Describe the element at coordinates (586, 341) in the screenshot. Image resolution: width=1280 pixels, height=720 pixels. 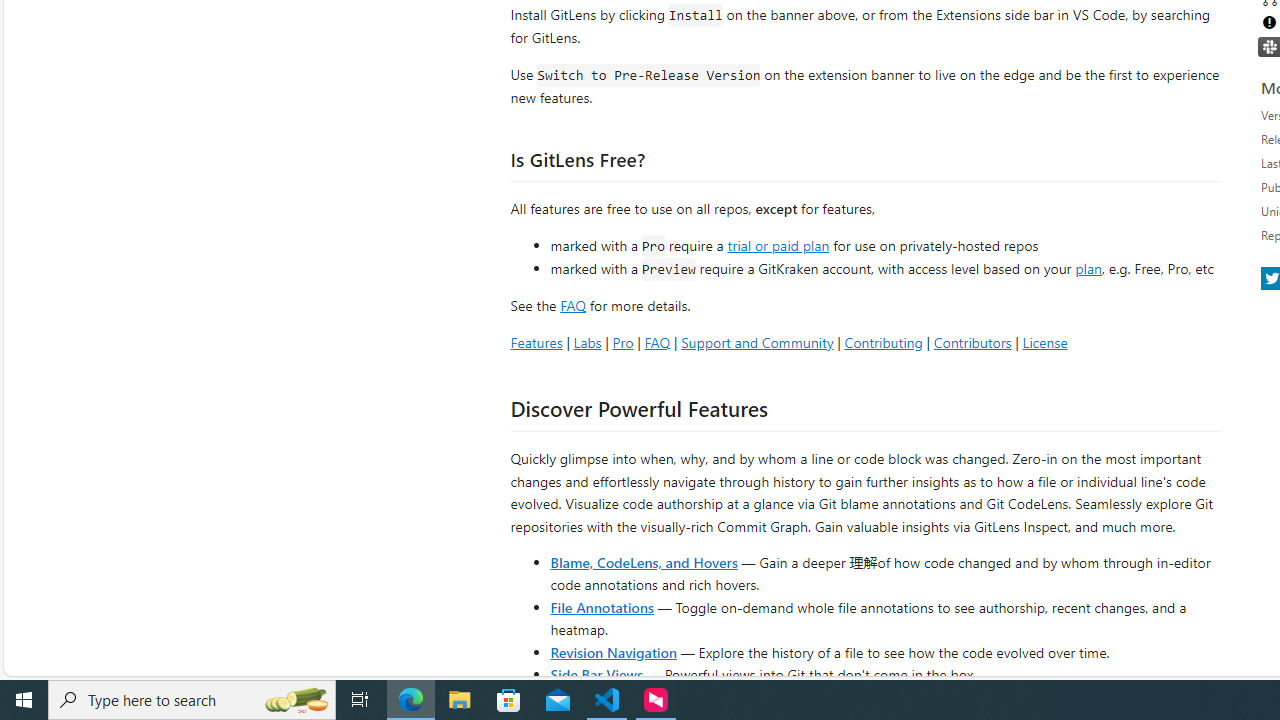
I see `'Labs'` at that location.